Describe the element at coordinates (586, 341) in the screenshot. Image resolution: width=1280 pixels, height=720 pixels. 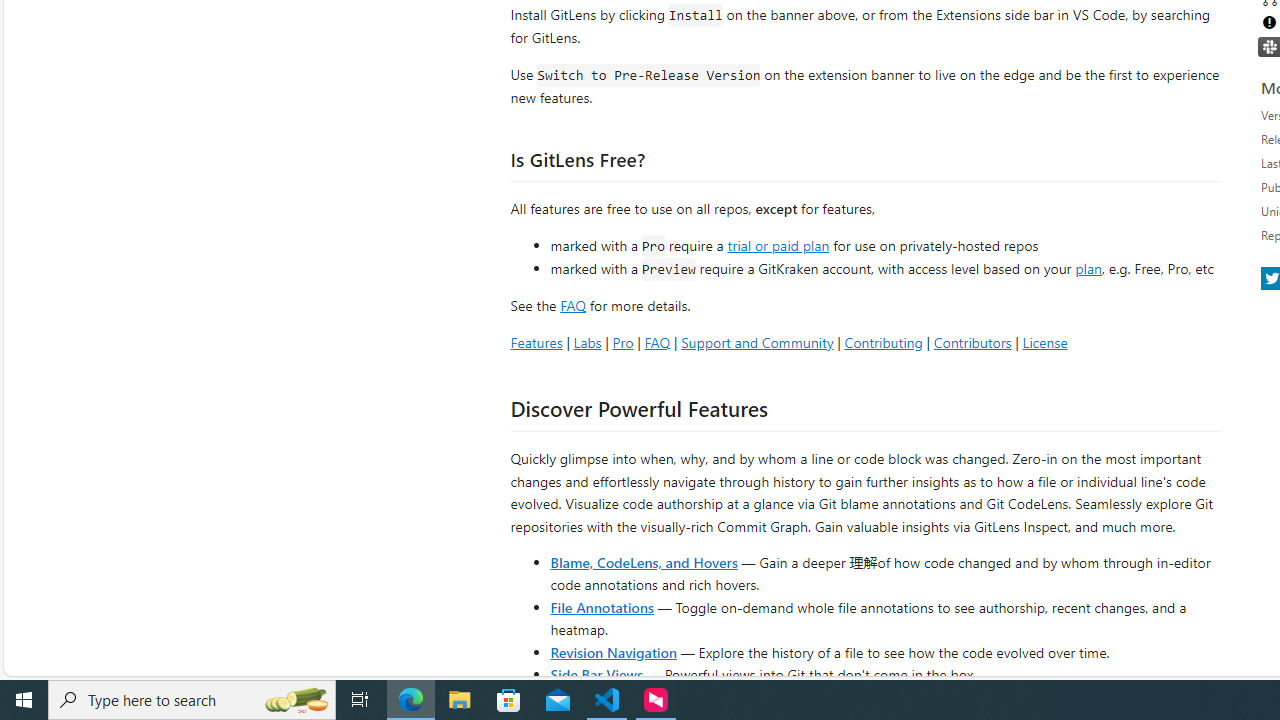
I see `'Labs'` at that location.